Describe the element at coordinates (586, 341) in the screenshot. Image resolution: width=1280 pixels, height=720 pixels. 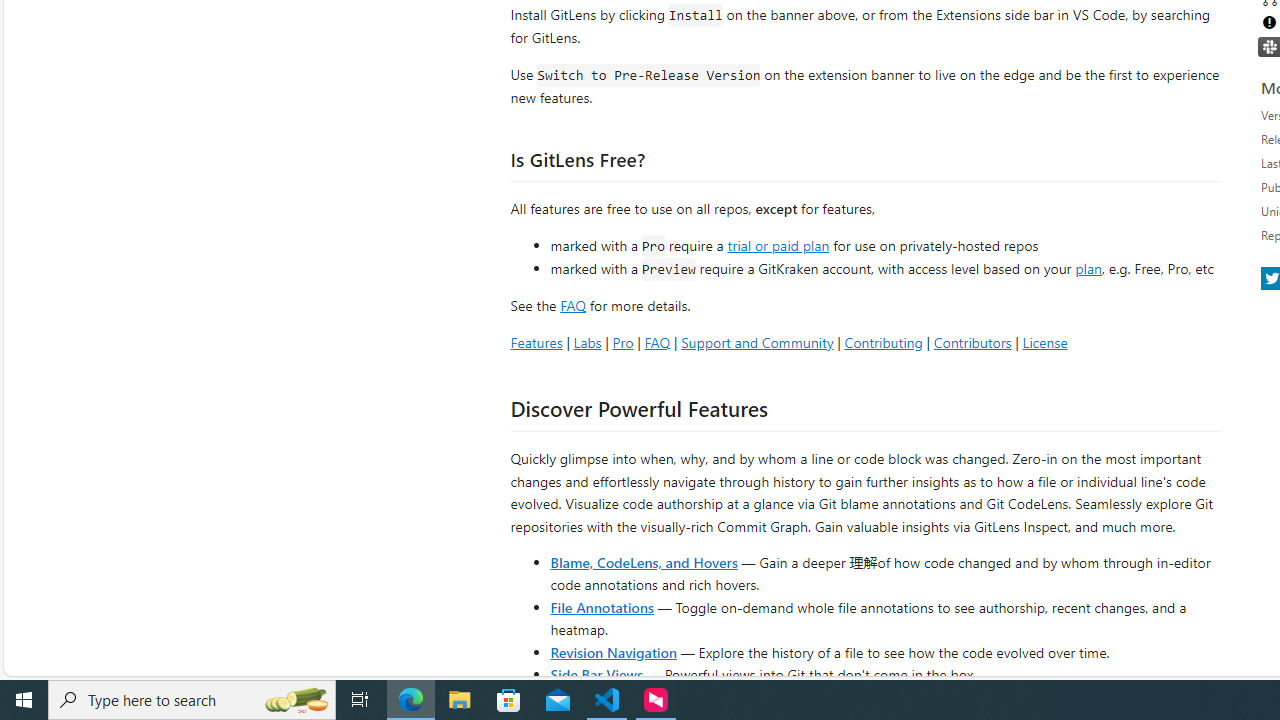
I see `'Labs'` at that location.